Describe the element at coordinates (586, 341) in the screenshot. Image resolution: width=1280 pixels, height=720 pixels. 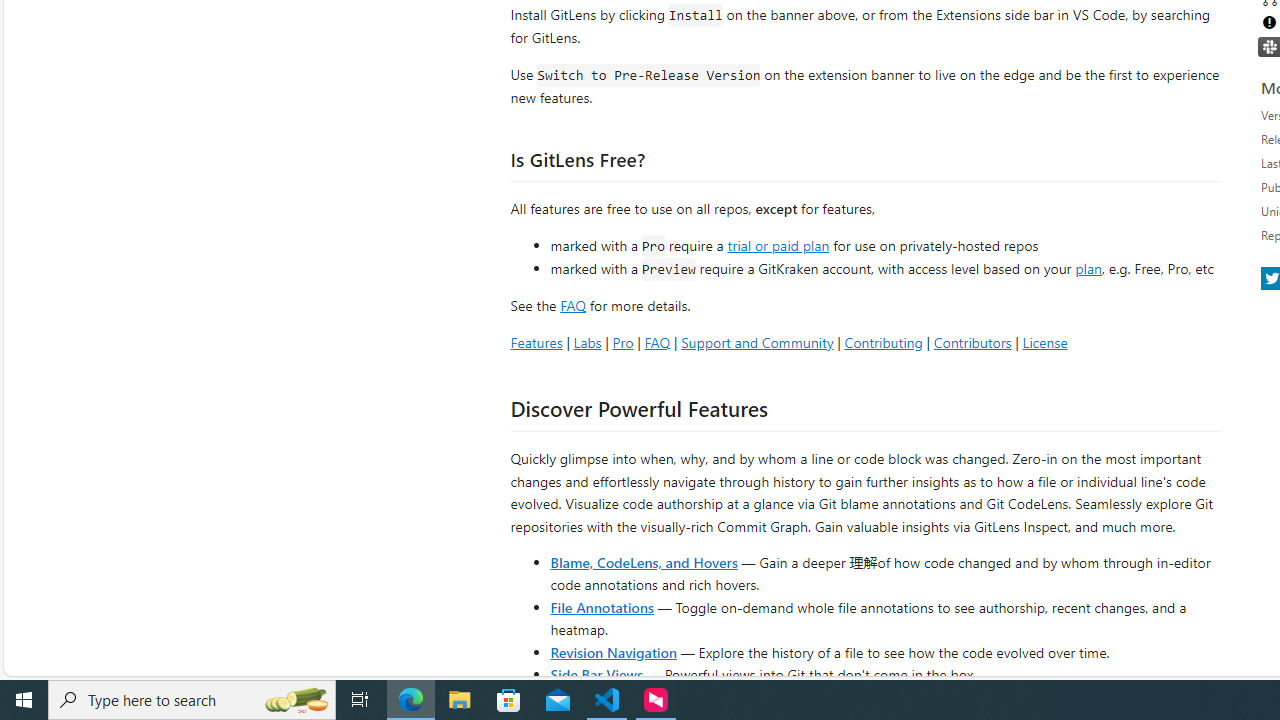
I see `'Labs'` at that location.